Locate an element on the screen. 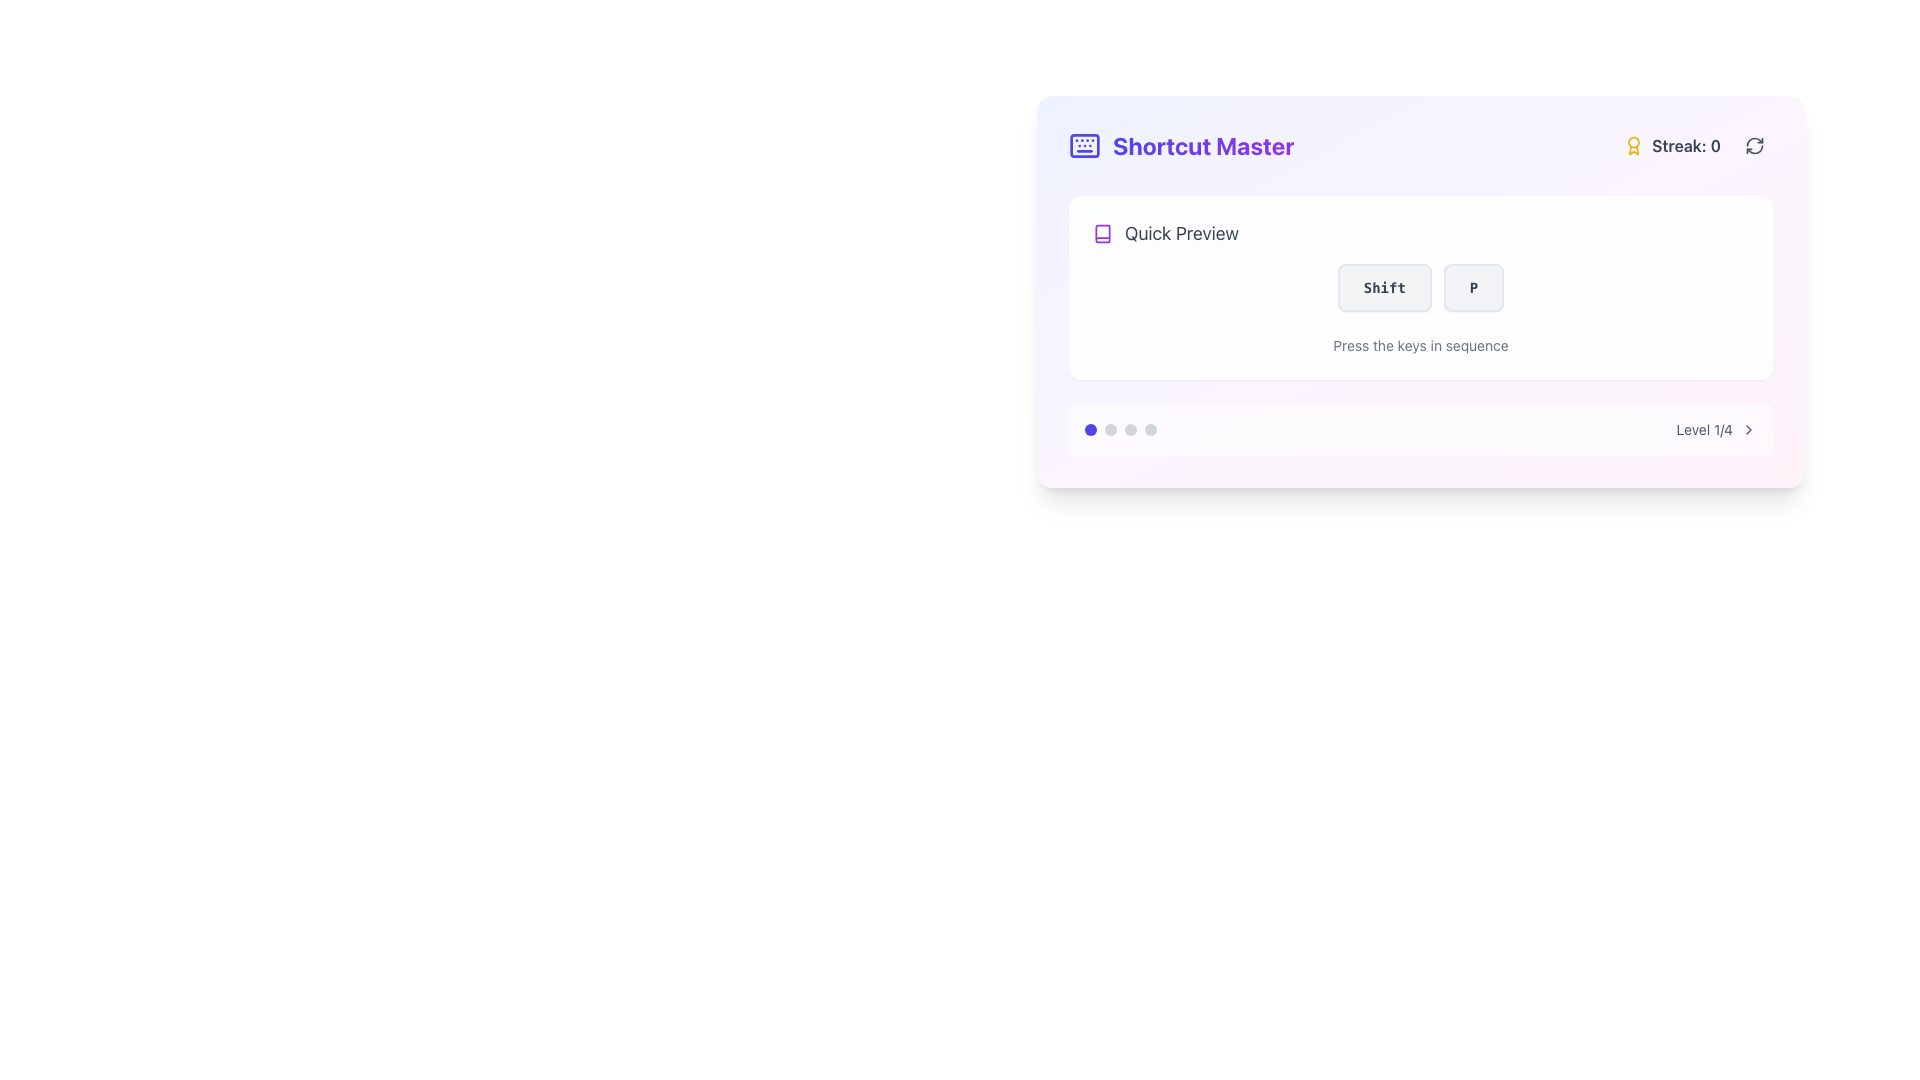 The width and height of the screenshot is (1920, 1080). the 'Streak: 0' text display element with an award icon located in the upper-right corner of the 'Shortcut Master' box is located at coordinates (1697, 145).